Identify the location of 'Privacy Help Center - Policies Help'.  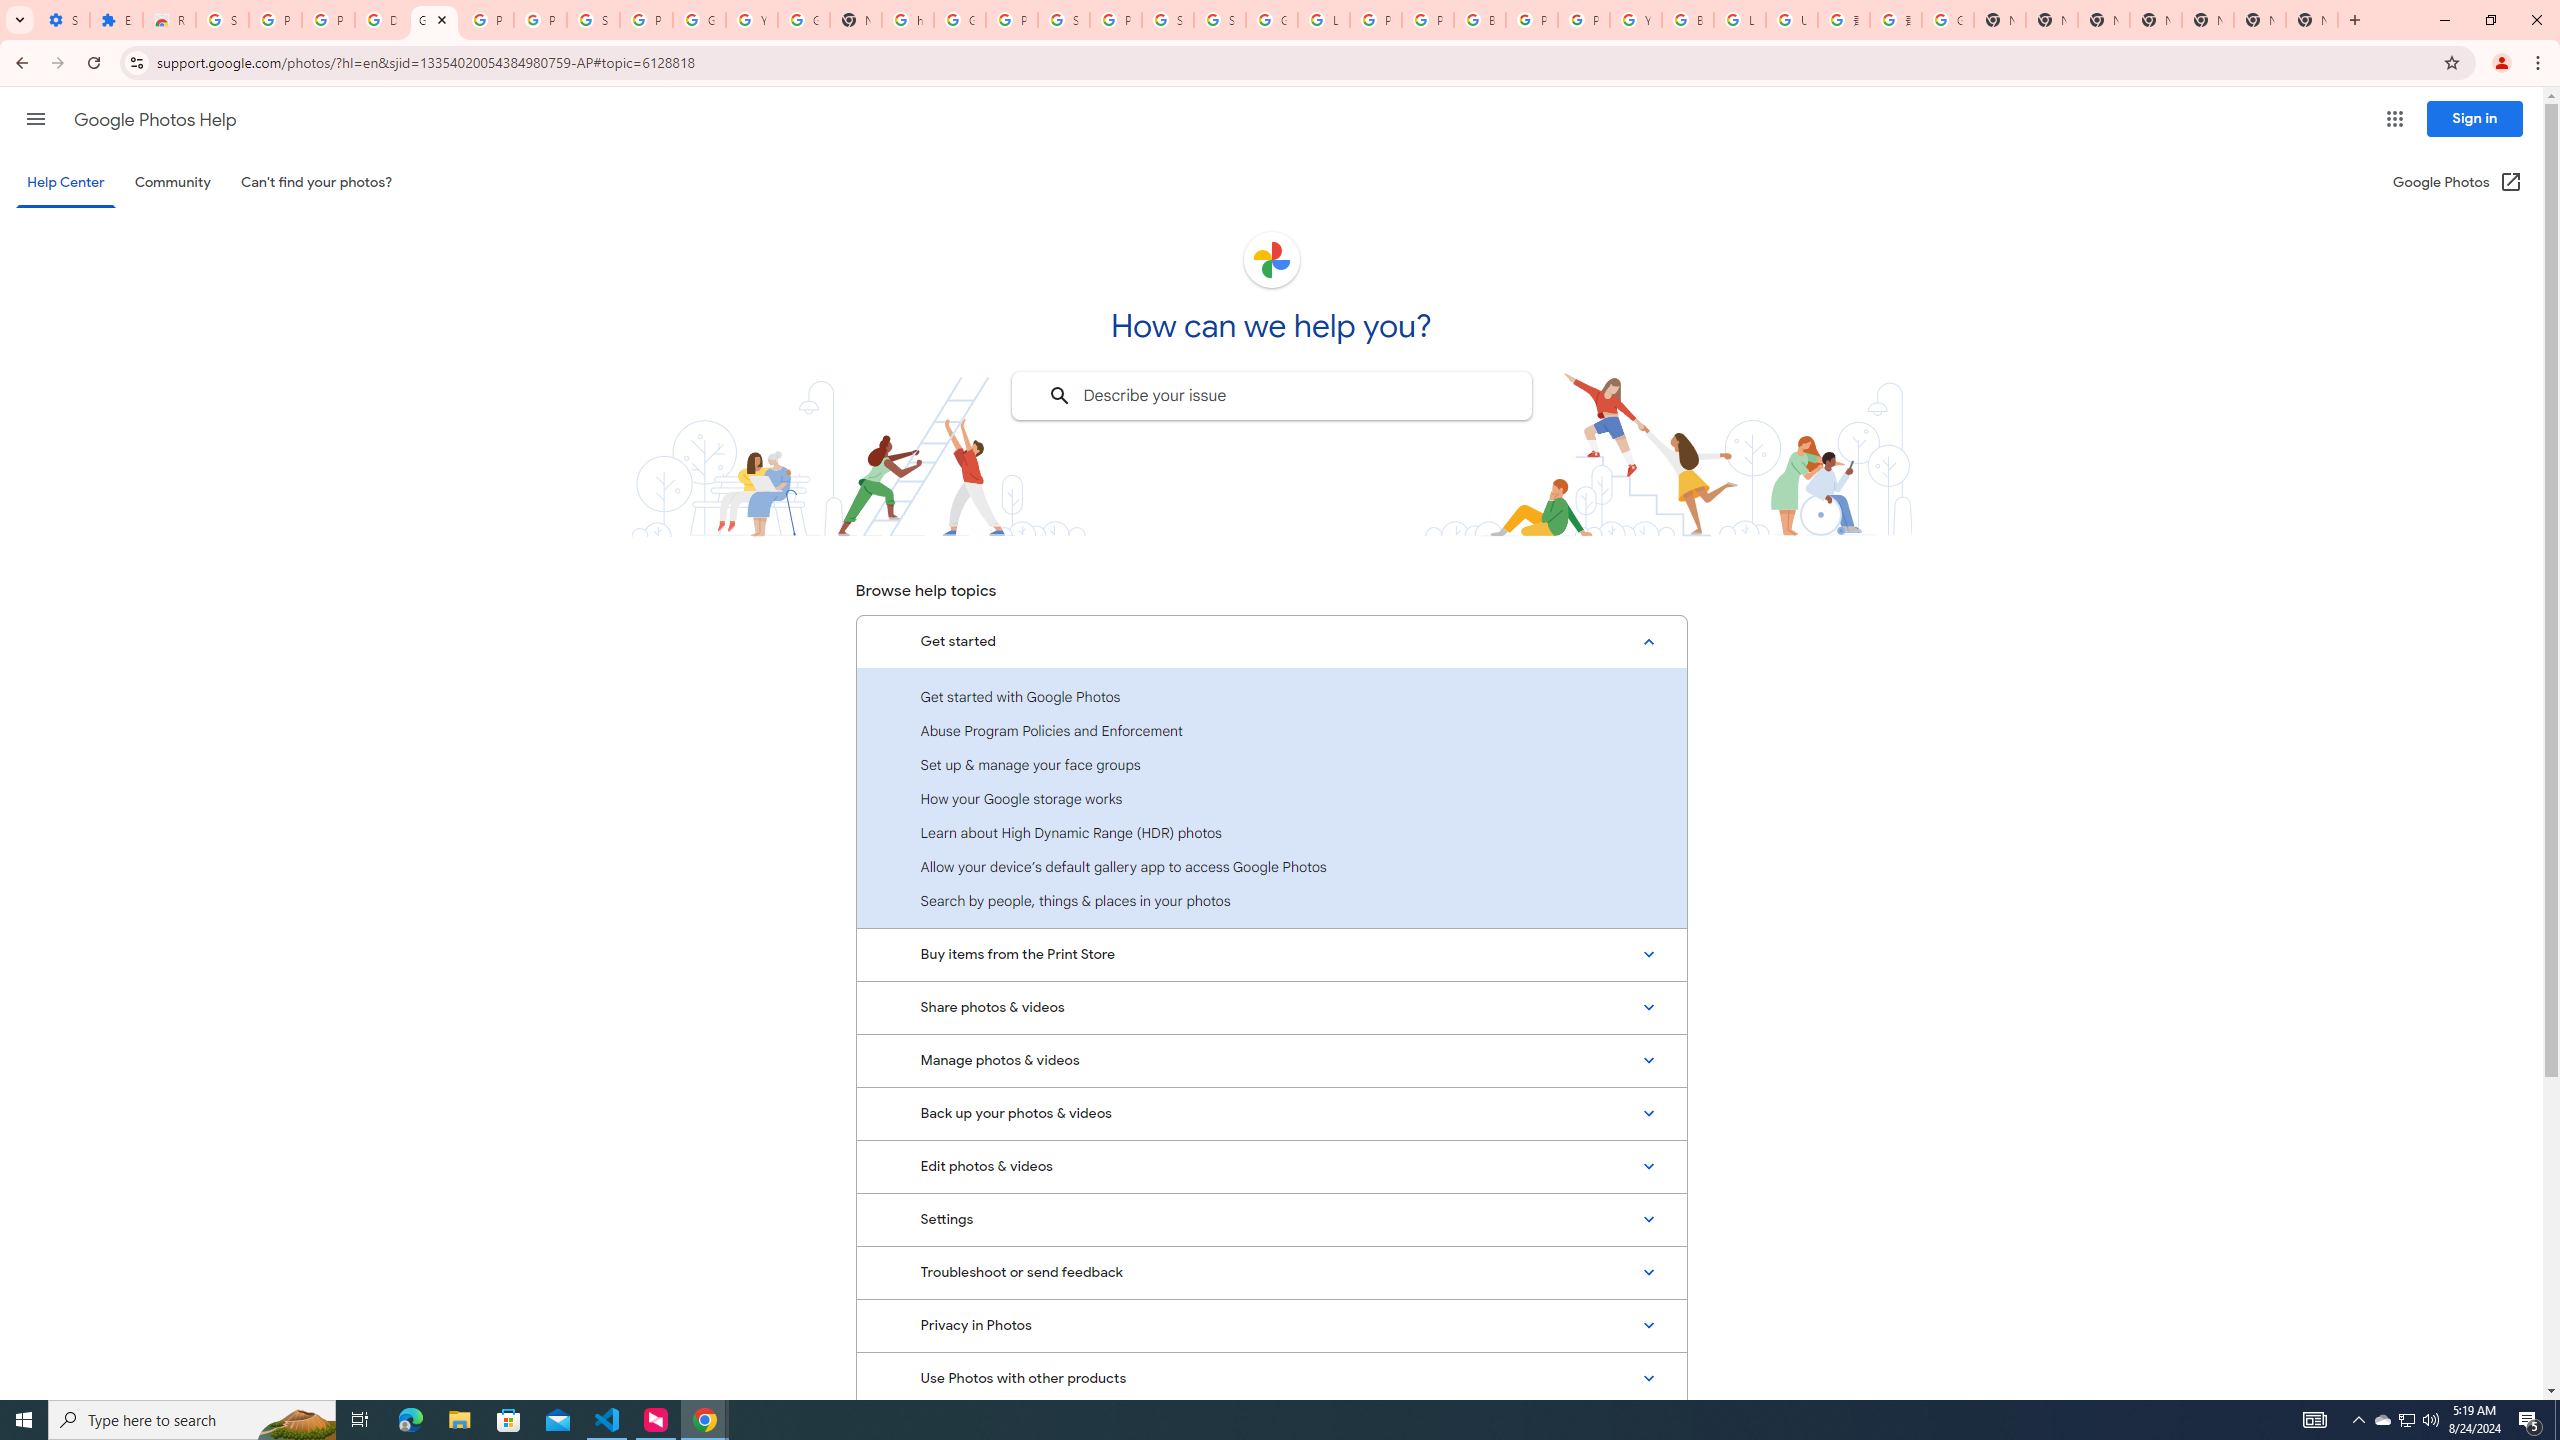
(1426, 19).